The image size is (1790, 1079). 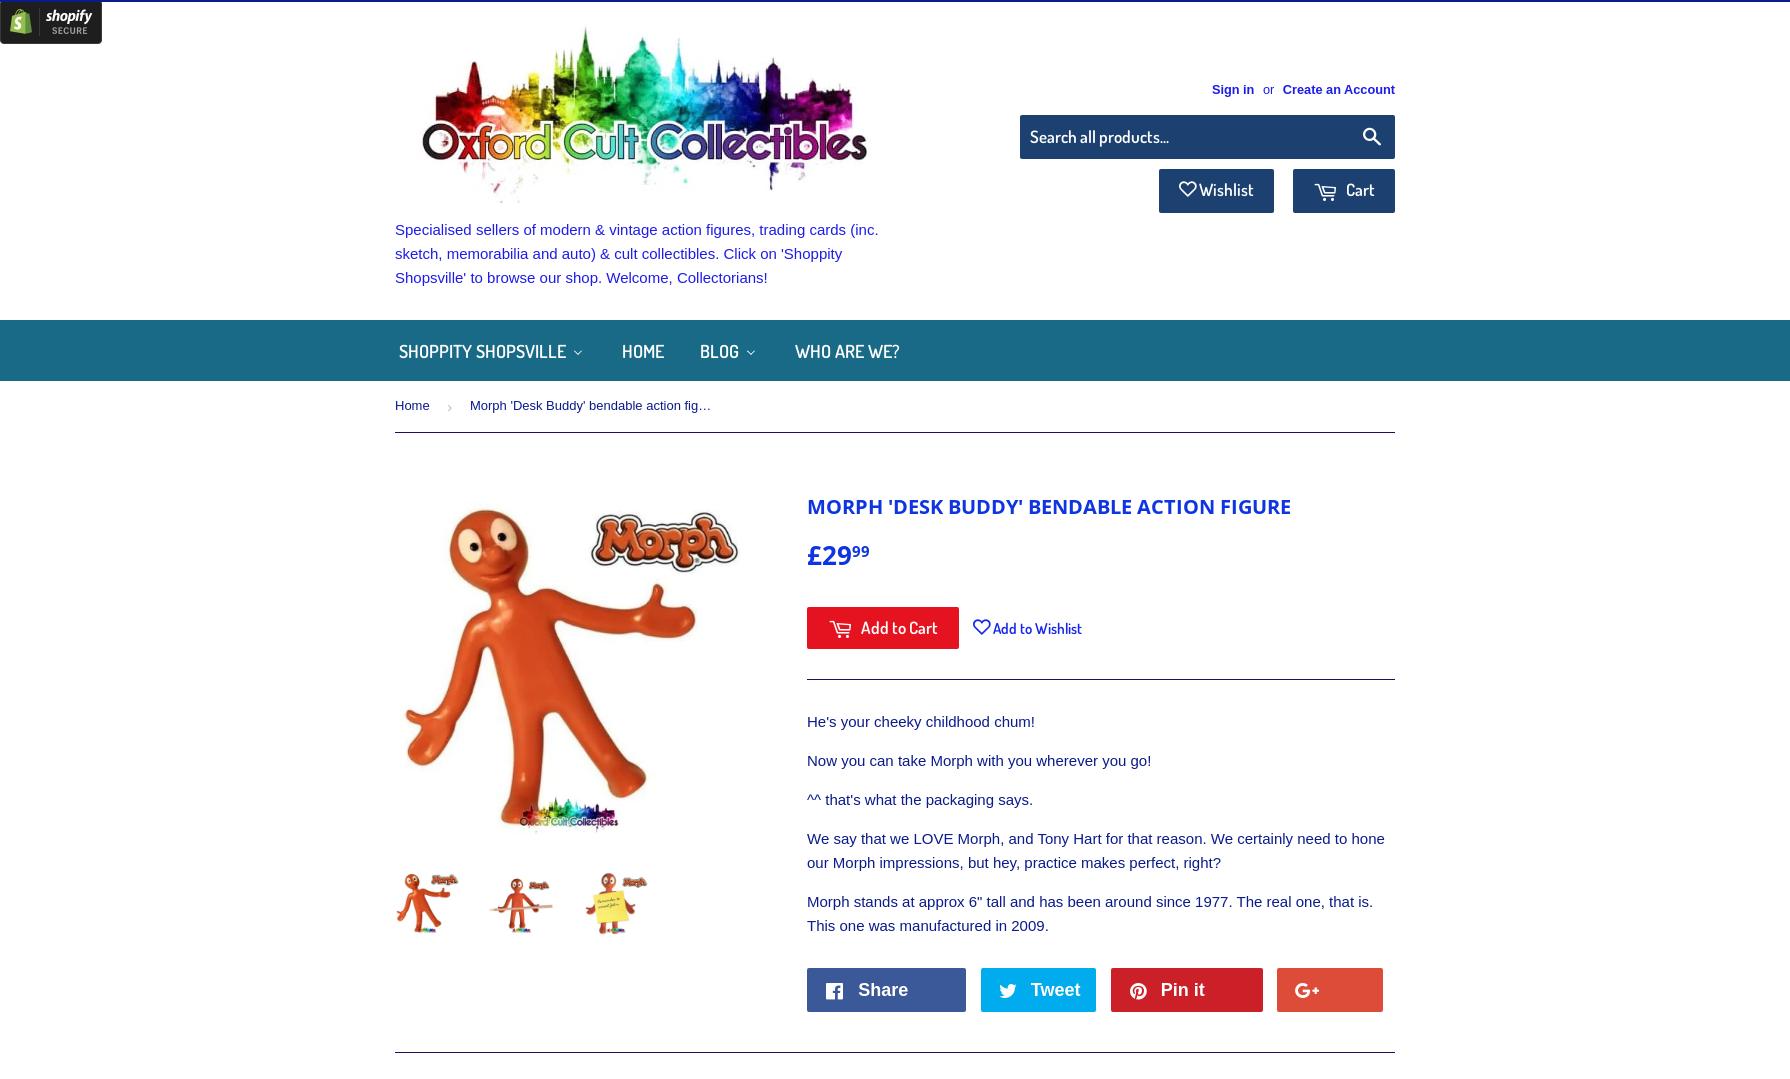 What do you see at coordinates (1357, 989) in the screenshot?
I see `'+1'` at bounding box center [1357, 989].